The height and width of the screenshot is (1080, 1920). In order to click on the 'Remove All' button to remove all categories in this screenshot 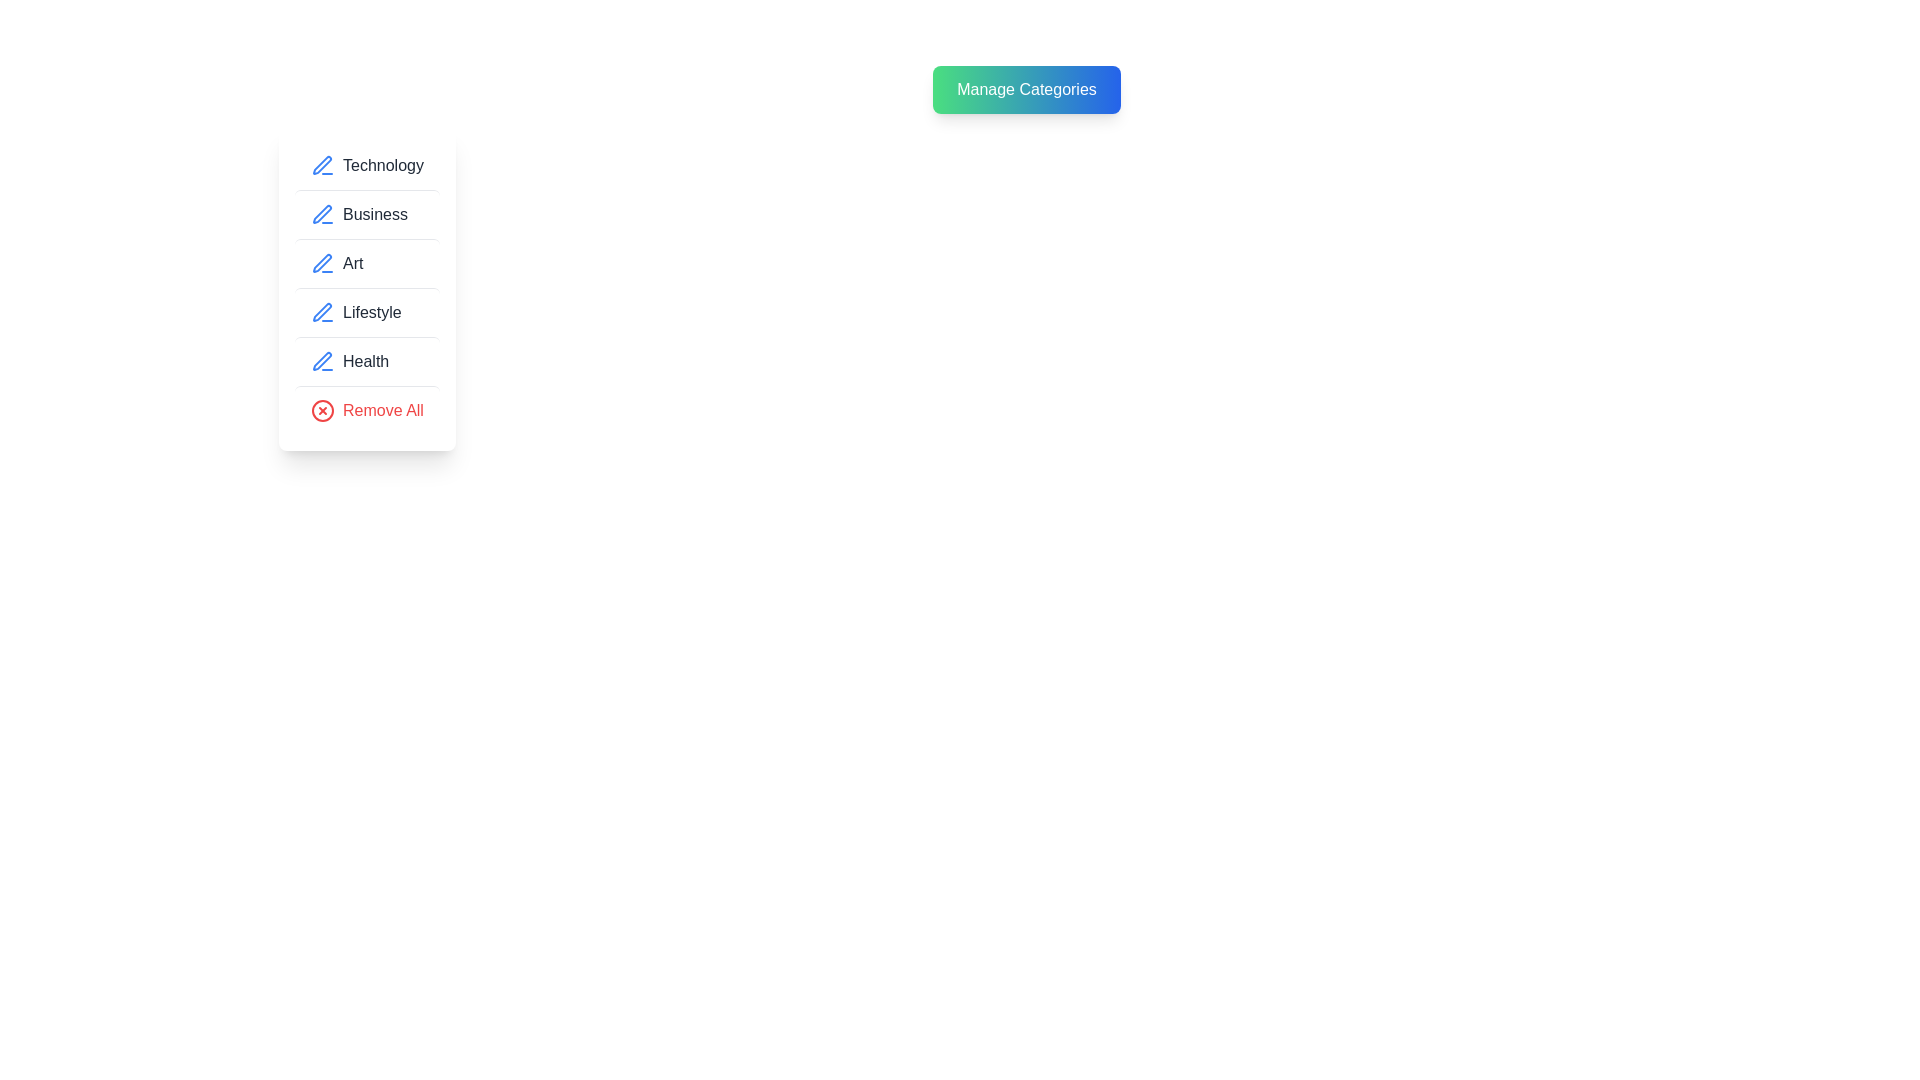, I will do `click(366, 408)`.